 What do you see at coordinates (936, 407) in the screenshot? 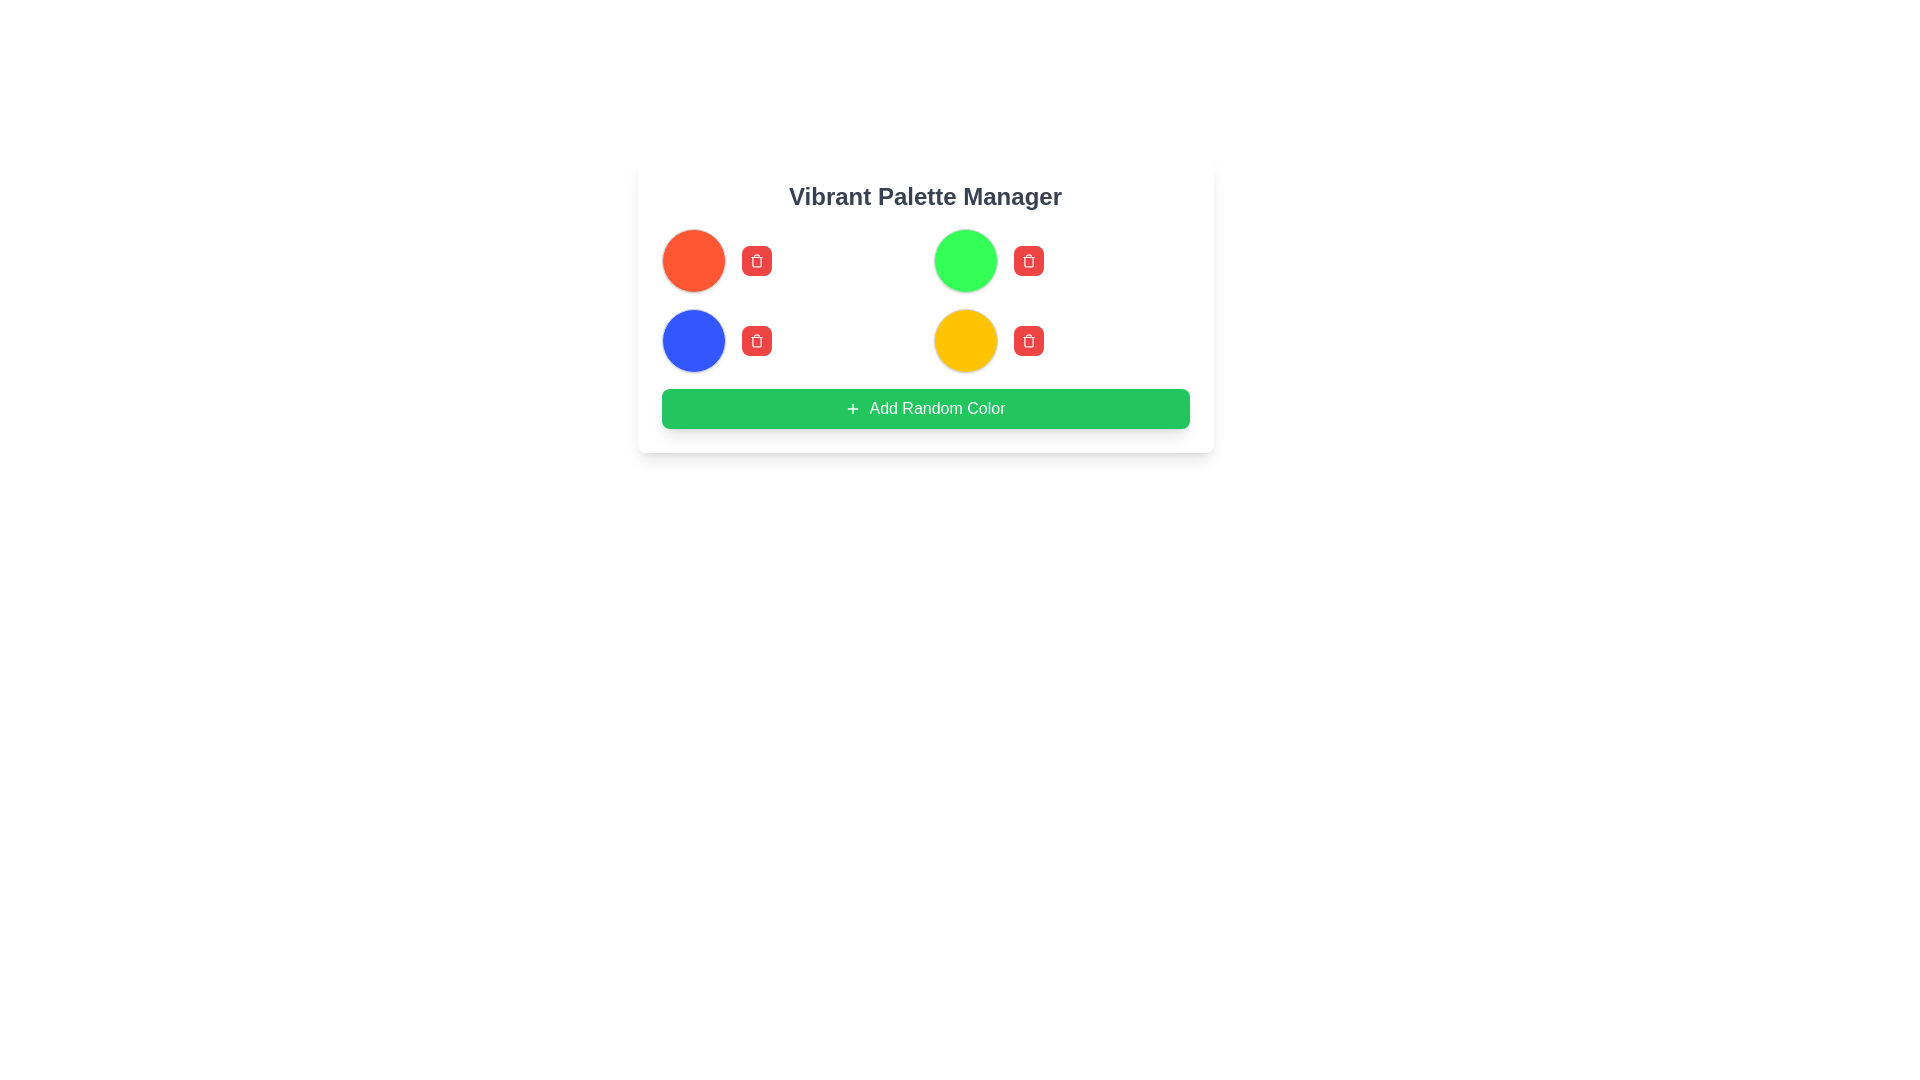
I see `the green button labeled 'Add Random Color' located at the bottom center of the interface` at bounding box center [936, 407].